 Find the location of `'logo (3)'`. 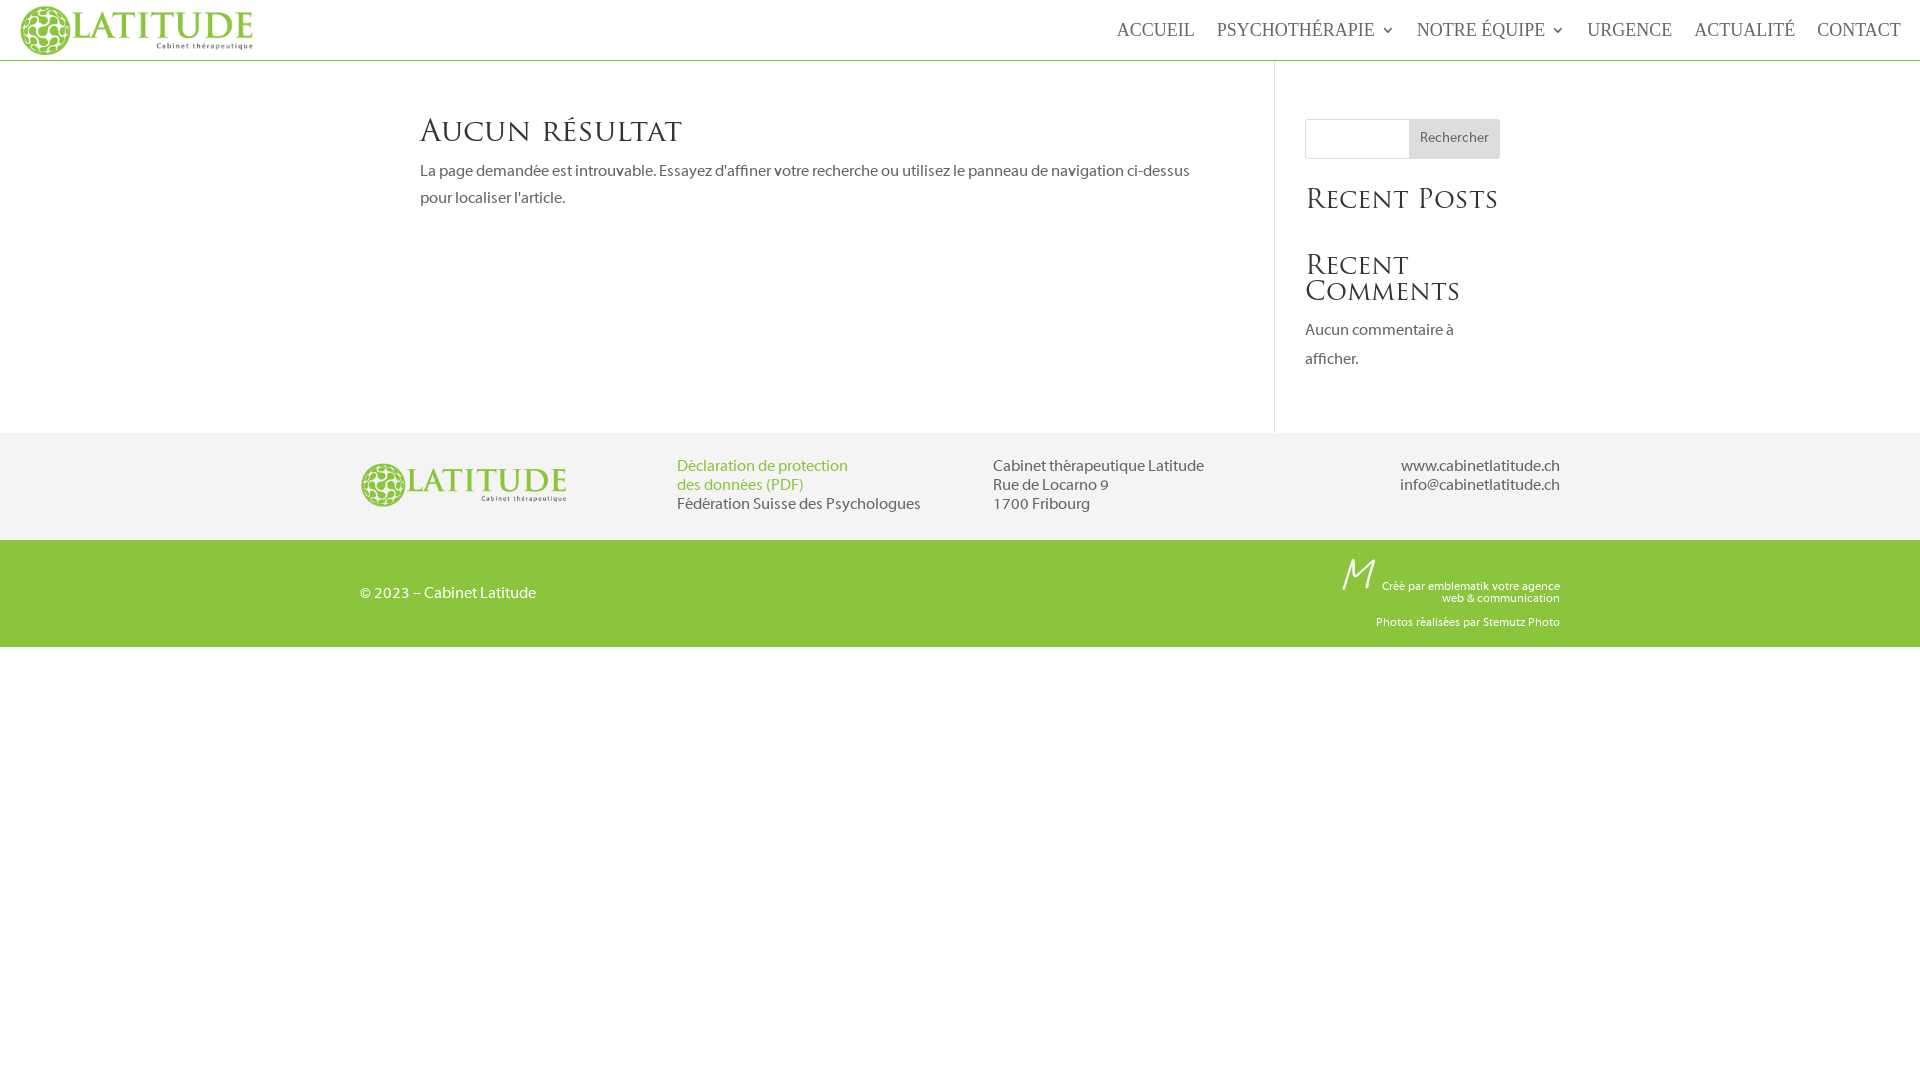

'logo (3)' is located at coordinates (464, 484).